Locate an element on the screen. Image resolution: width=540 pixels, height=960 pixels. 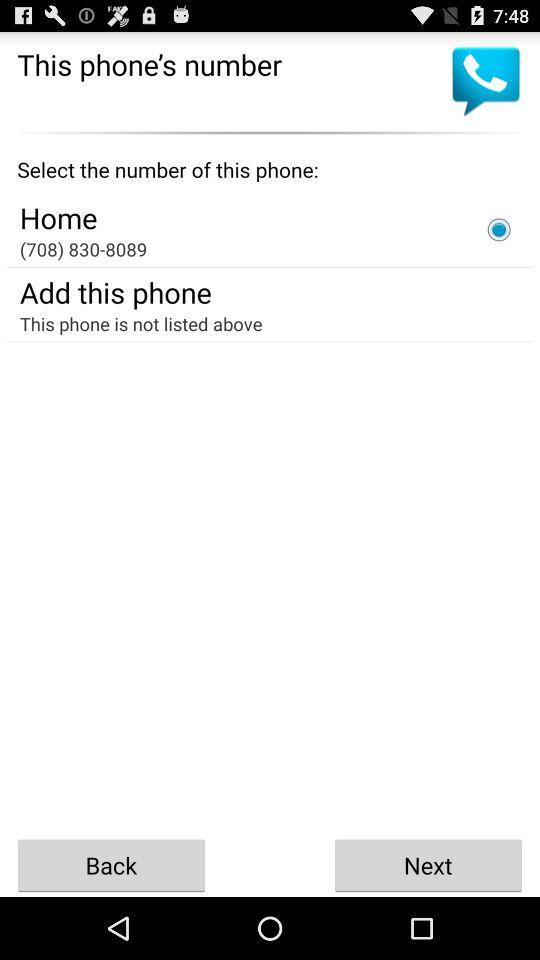
icon is located at coordinates (498, 229).